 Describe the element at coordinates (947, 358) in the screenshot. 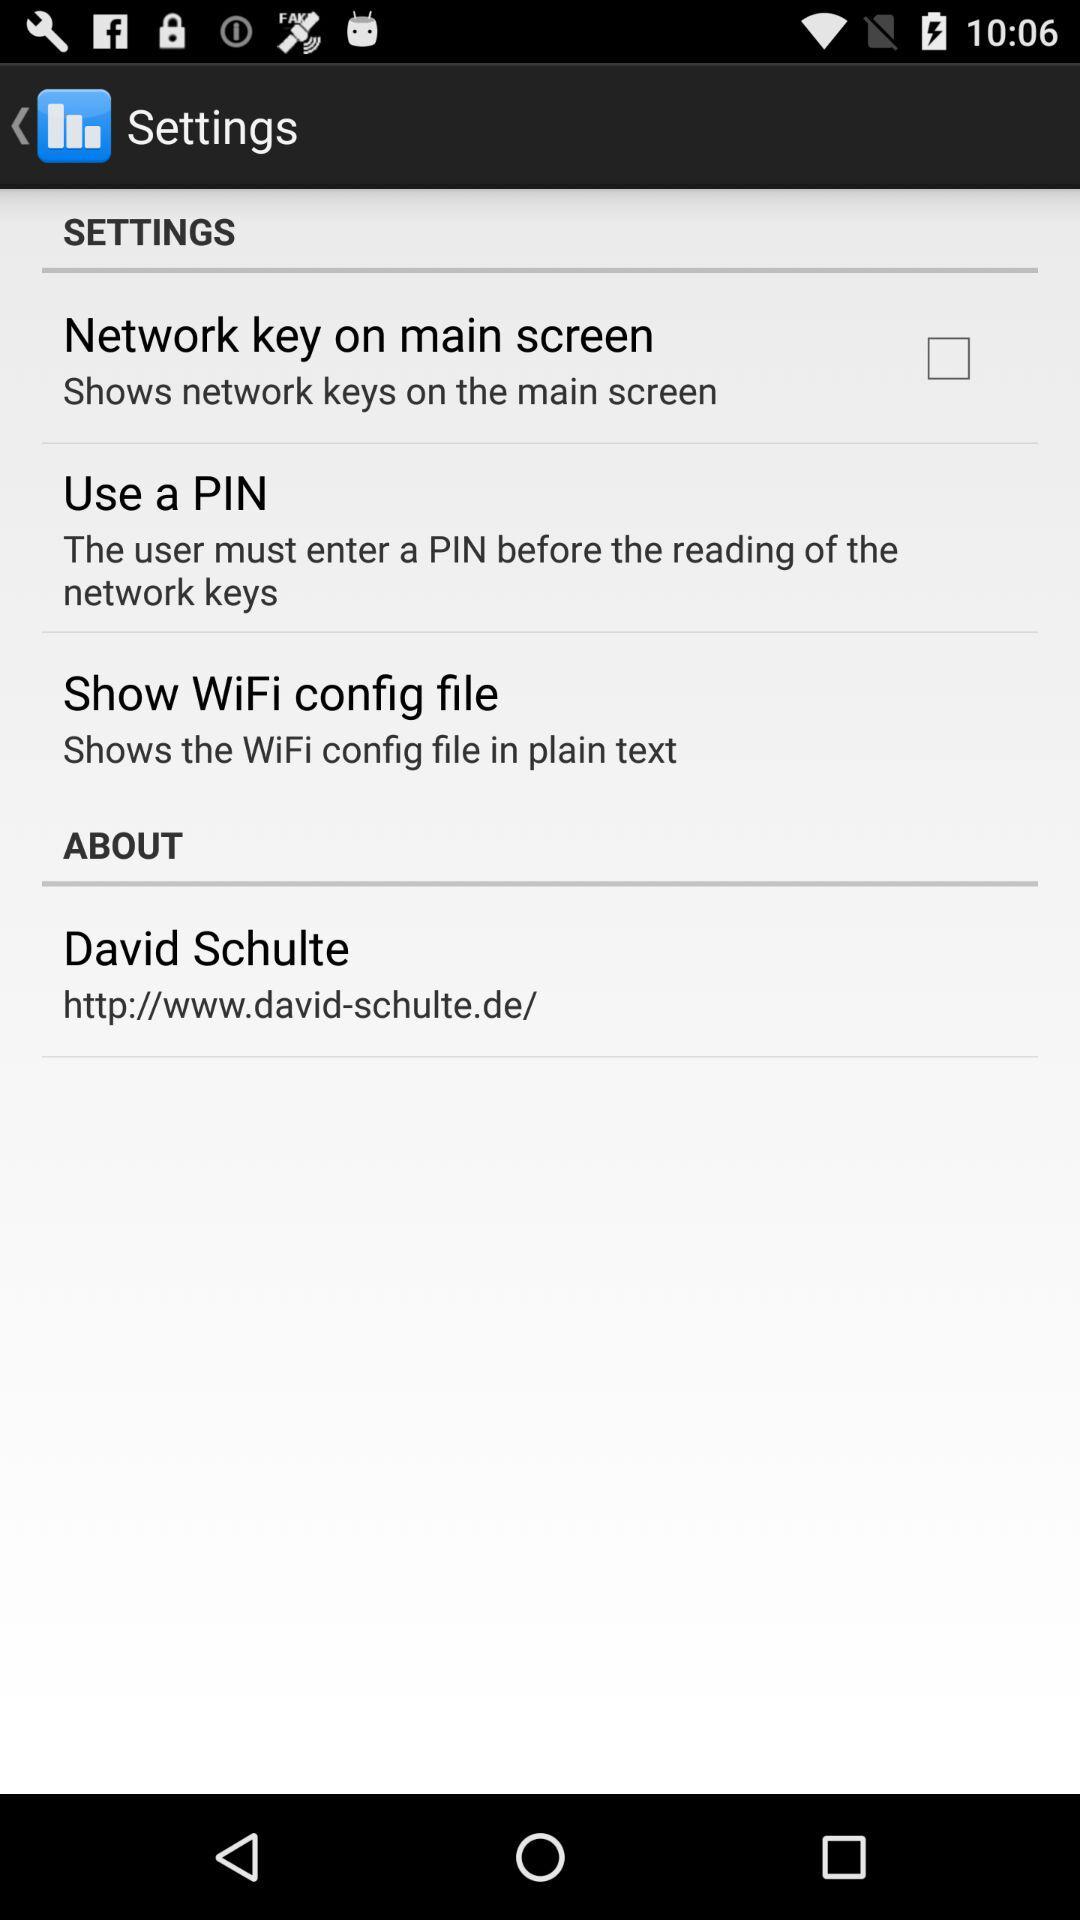

I see `icon above the the user must app` at that location.